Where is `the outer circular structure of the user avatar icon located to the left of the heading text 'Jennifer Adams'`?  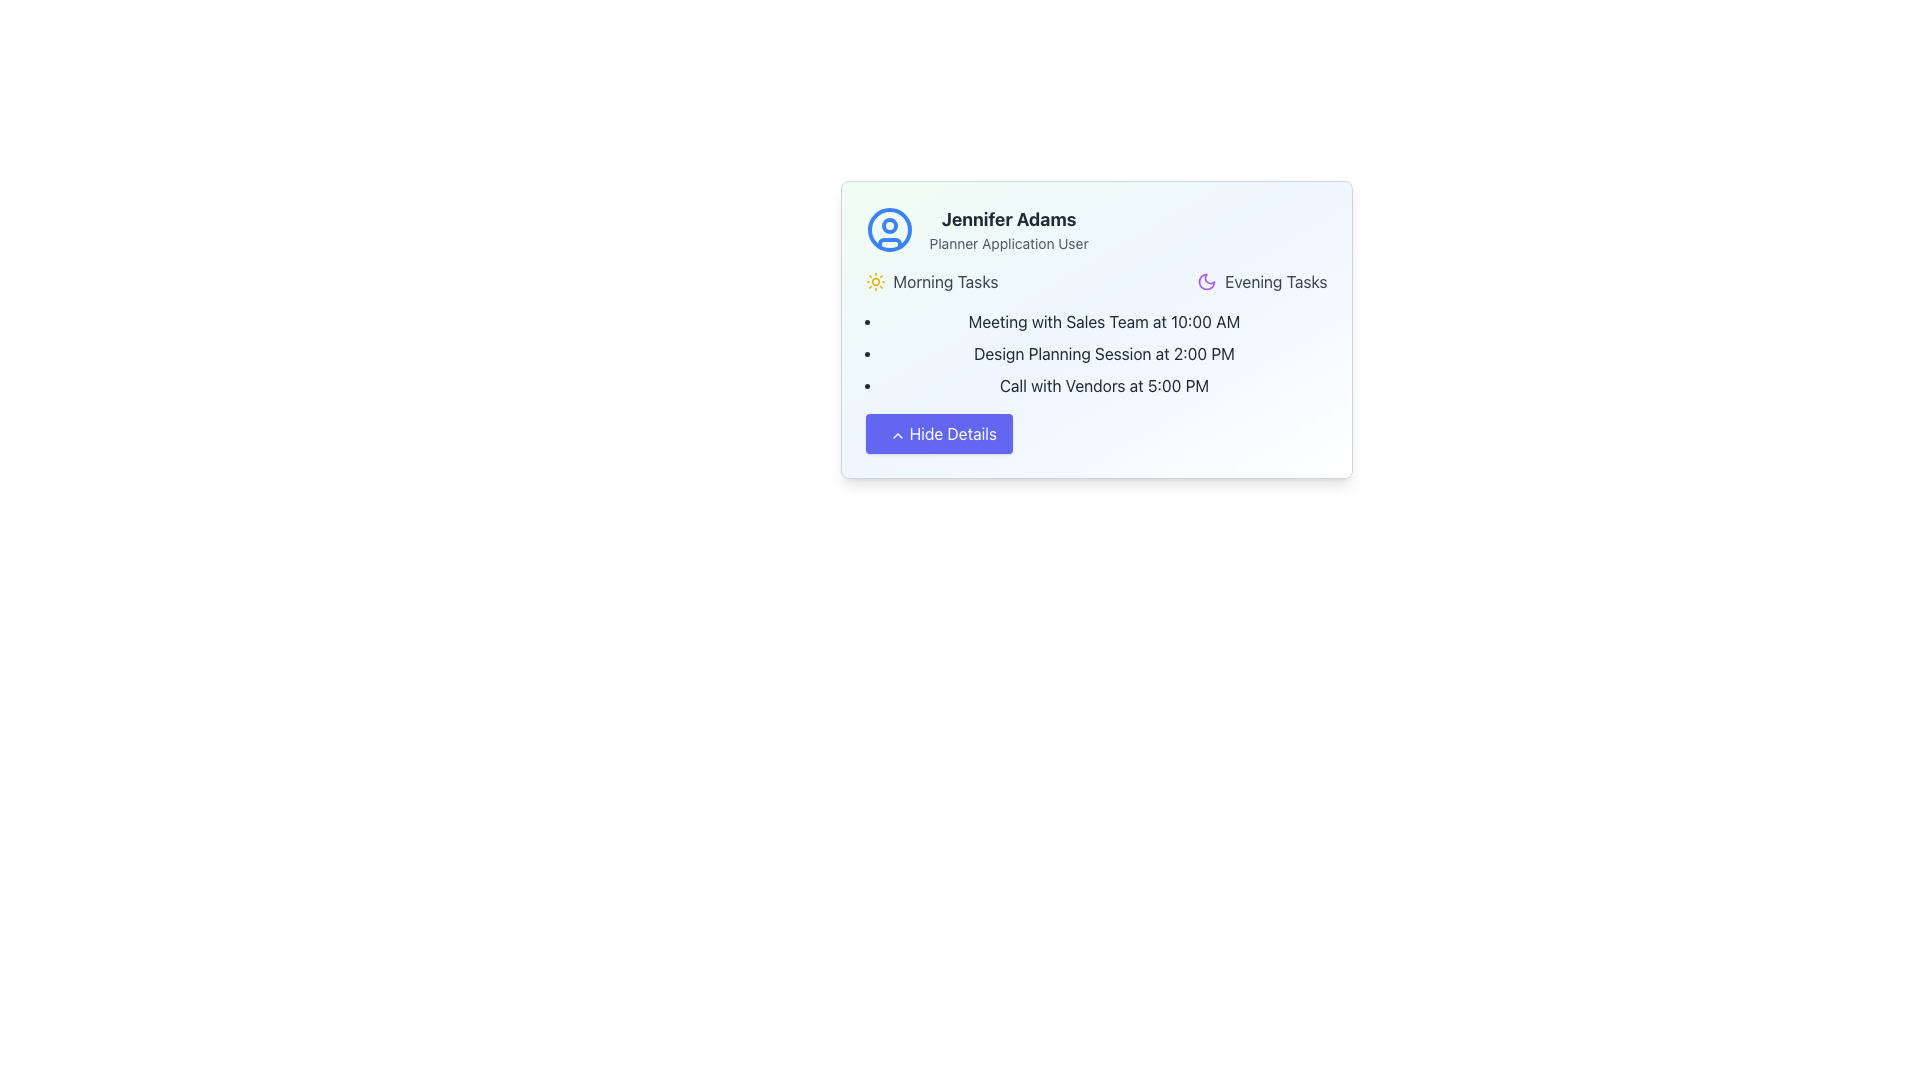
the outer circular structure of the user avatar icon located to the left of the heading text 'Jennifer Adams' is located at coordinates (888, 229).